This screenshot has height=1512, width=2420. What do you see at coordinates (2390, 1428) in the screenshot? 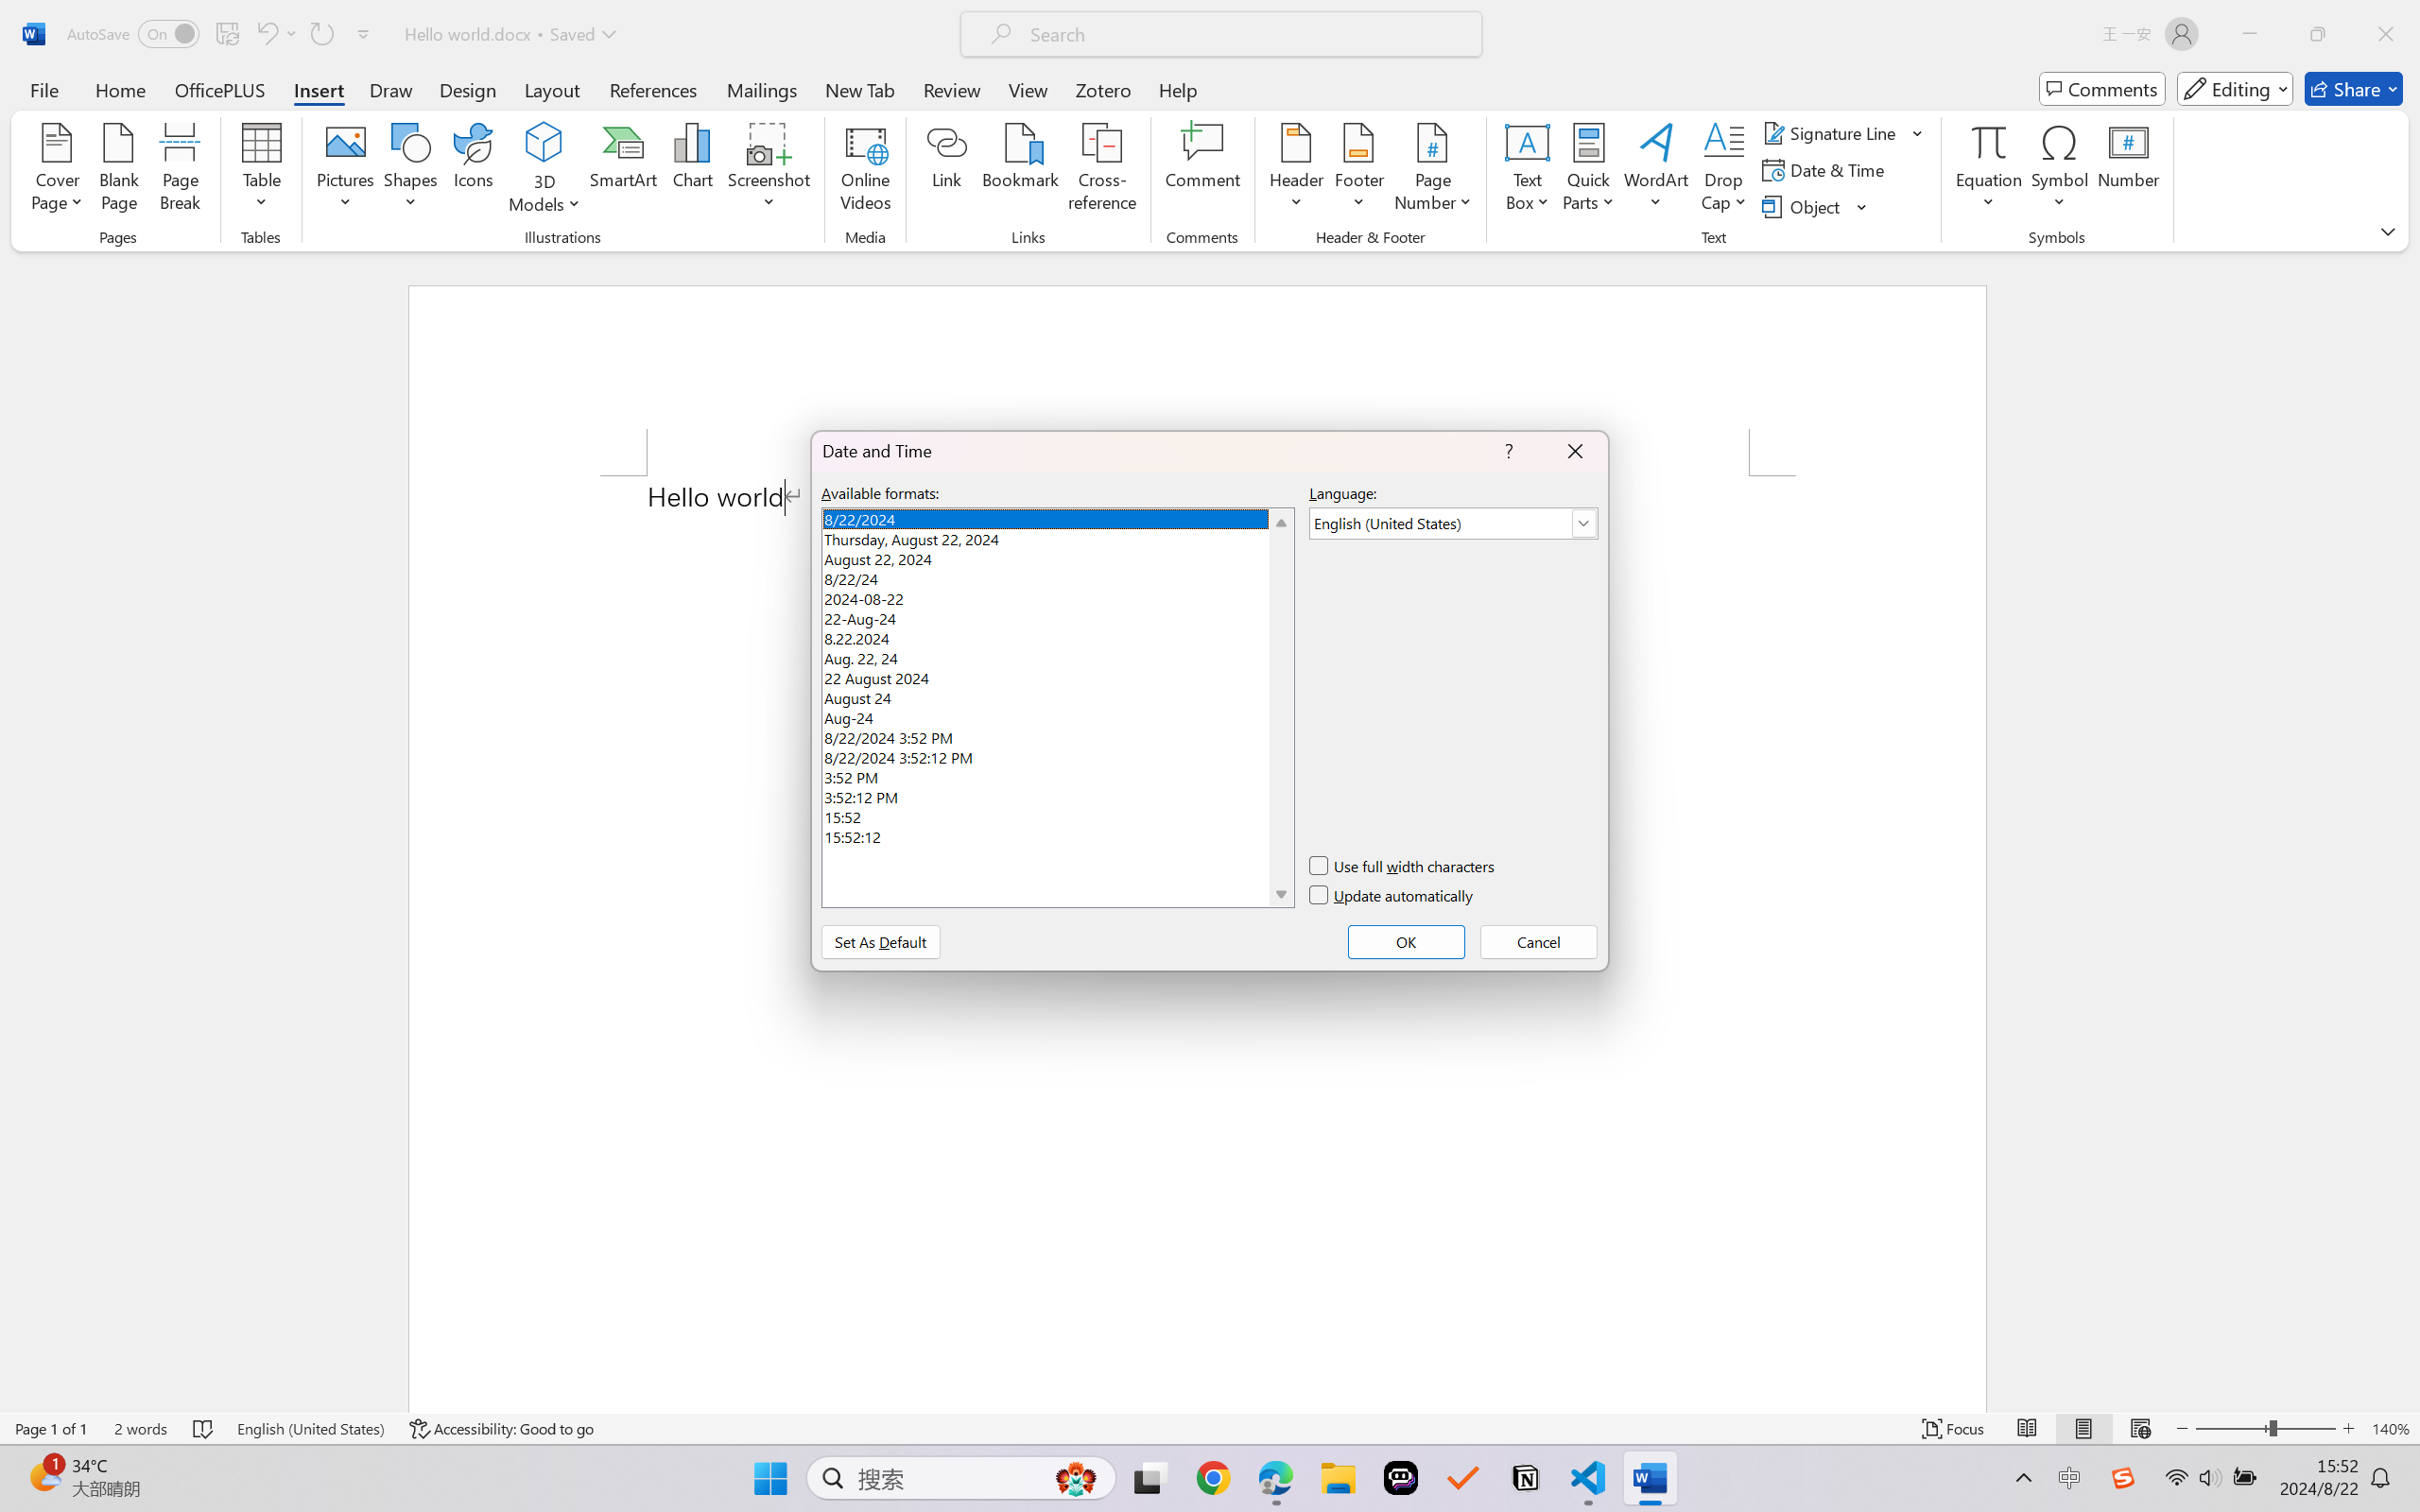
I see `'Zoom 140%'` at bounding box center [2390, 1428].